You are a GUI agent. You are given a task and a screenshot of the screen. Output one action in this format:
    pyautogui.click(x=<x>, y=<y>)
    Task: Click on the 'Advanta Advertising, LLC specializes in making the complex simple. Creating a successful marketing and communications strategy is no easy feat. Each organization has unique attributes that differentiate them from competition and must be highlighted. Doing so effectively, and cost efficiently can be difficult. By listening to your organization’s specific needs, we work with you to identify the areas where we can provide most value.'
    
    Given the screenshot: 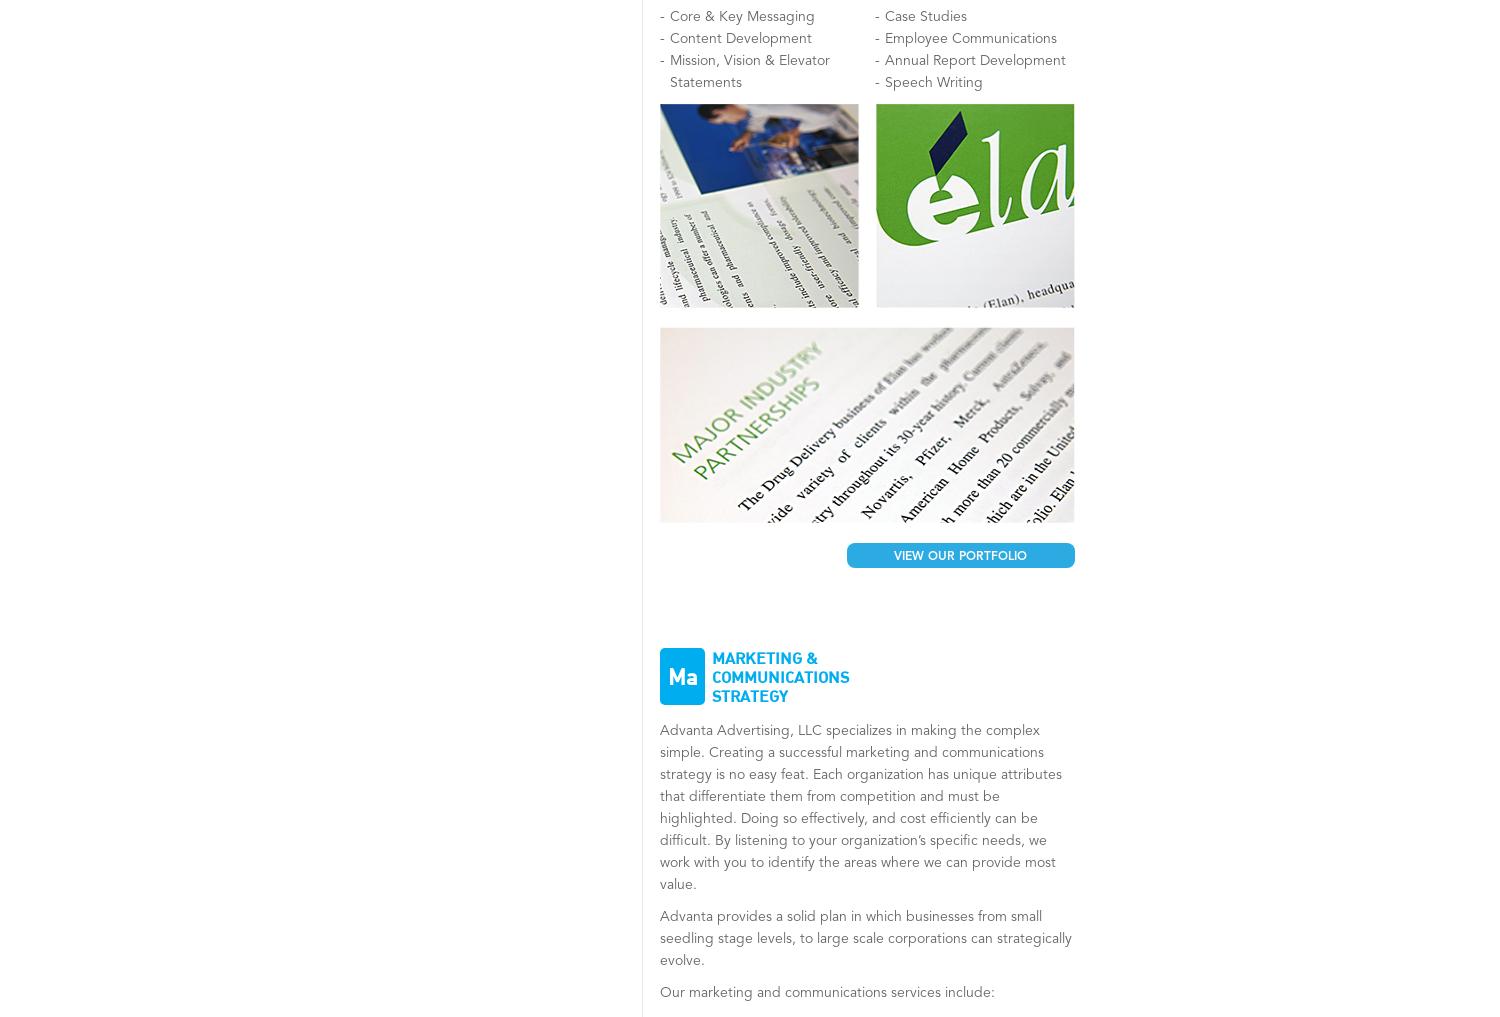 What is the action you would take?
    pyautogui.click(x=660, y=807)
    